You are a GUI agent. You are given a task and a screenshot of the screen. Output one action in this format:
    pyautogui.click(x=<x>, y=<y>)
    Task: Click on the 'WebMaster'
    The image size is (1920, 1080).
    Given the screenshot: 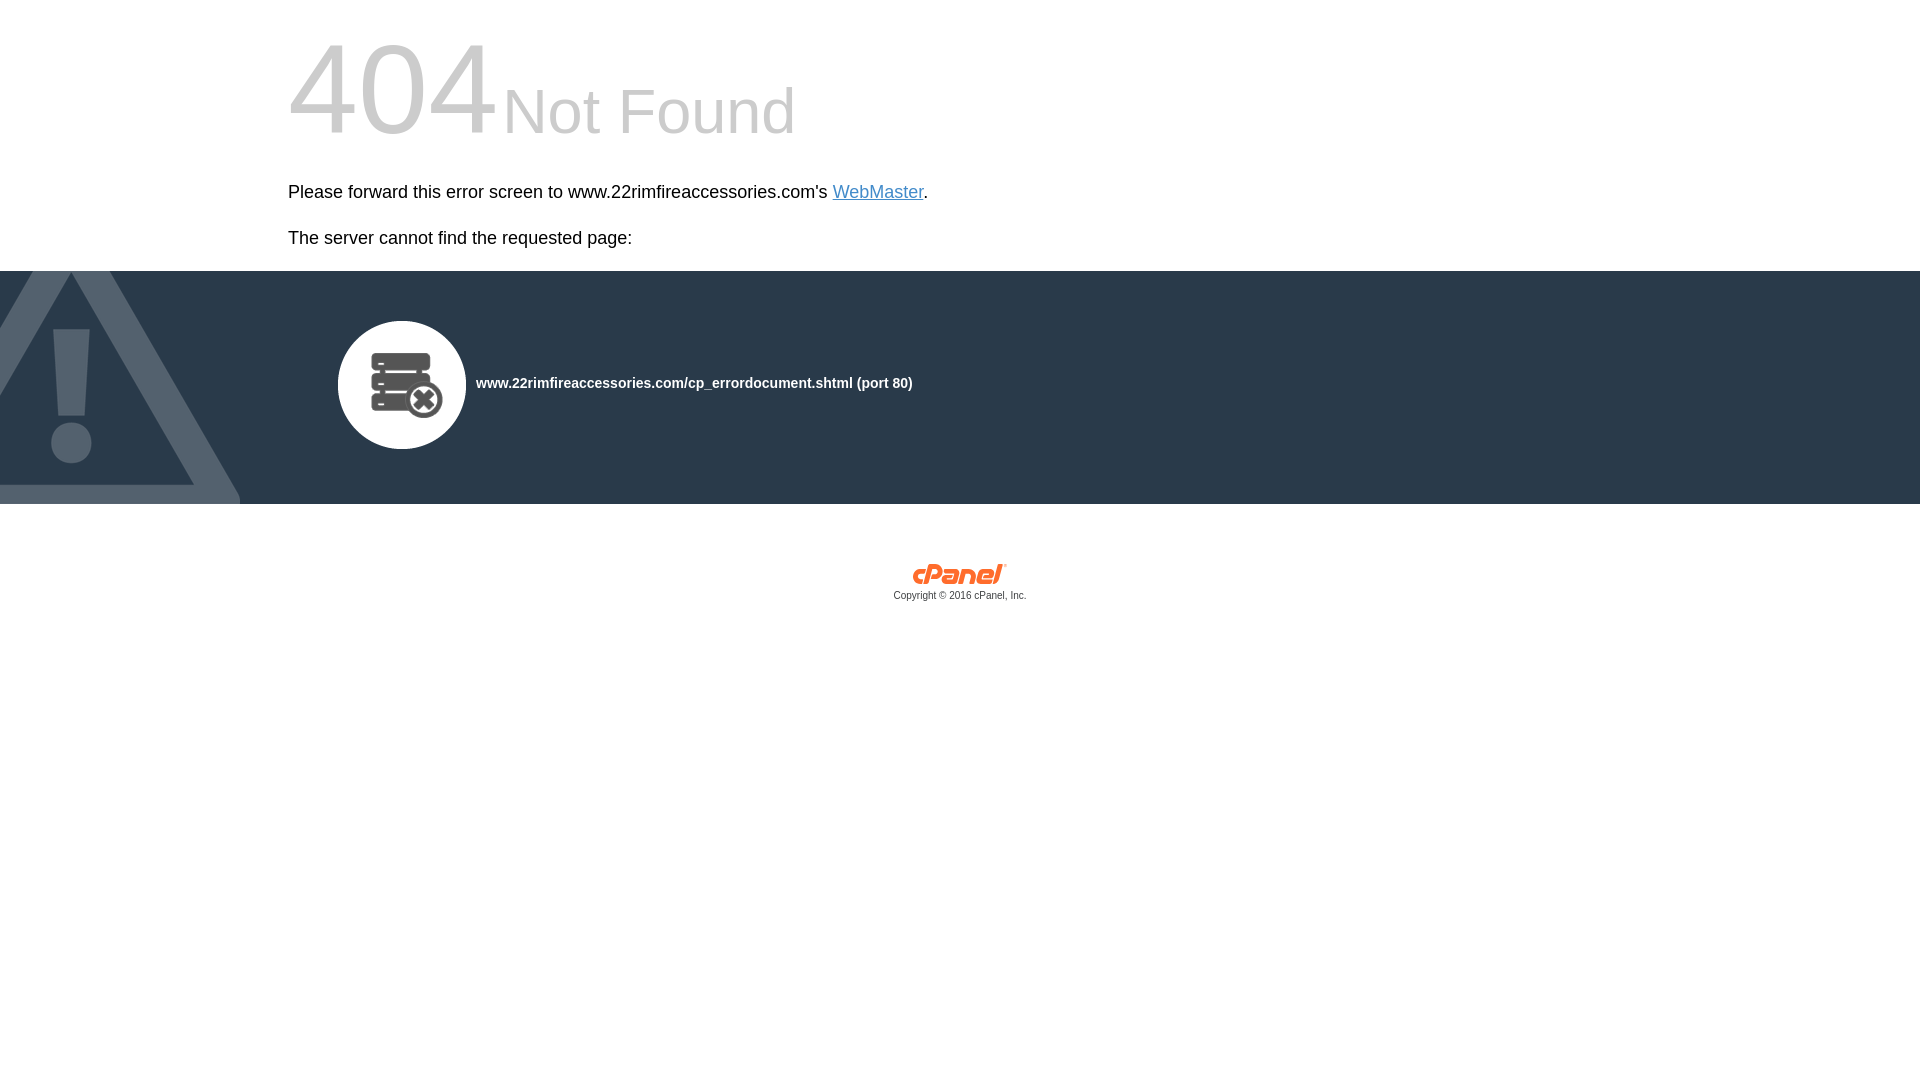 What is the action you would take?
    pyautogui.click(x=878, y=192)
    